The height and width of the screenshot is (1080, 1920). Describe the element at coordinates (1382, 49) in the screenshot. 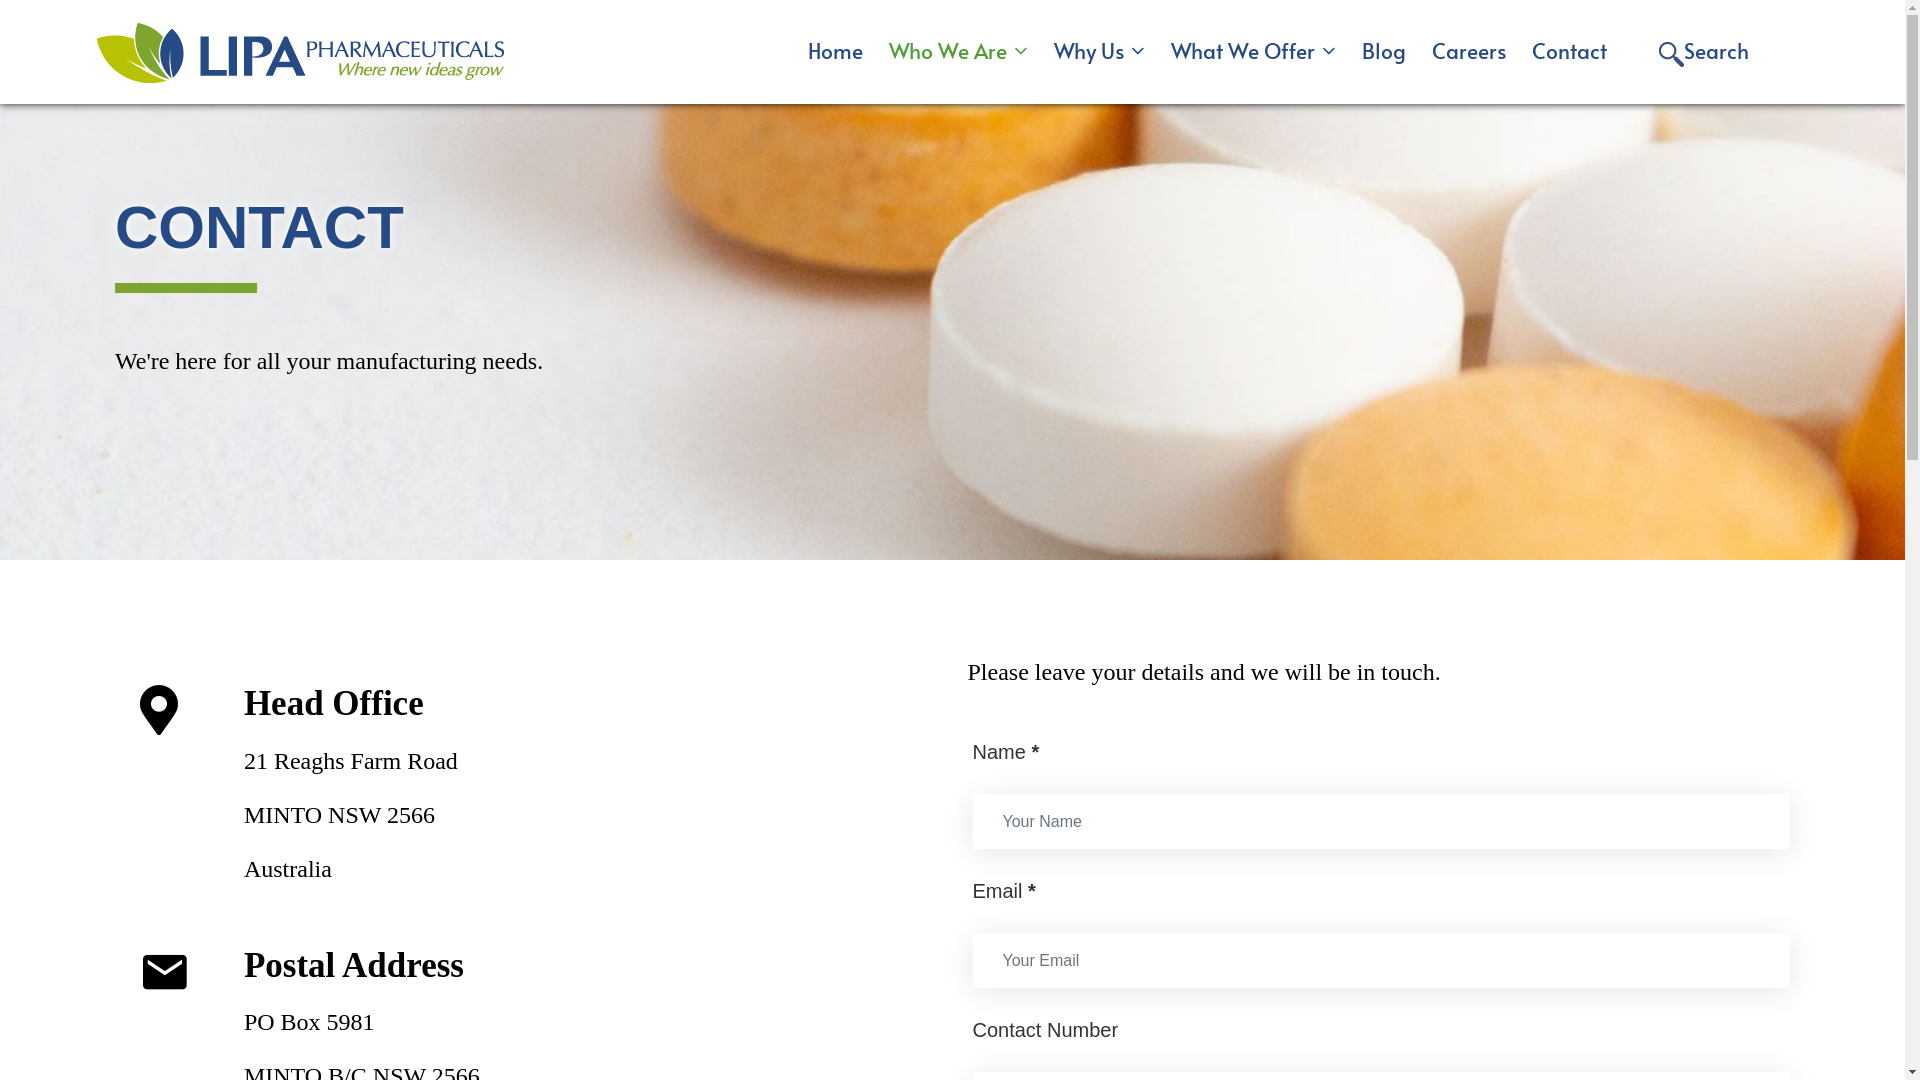

I see `'Blog'` at that location.